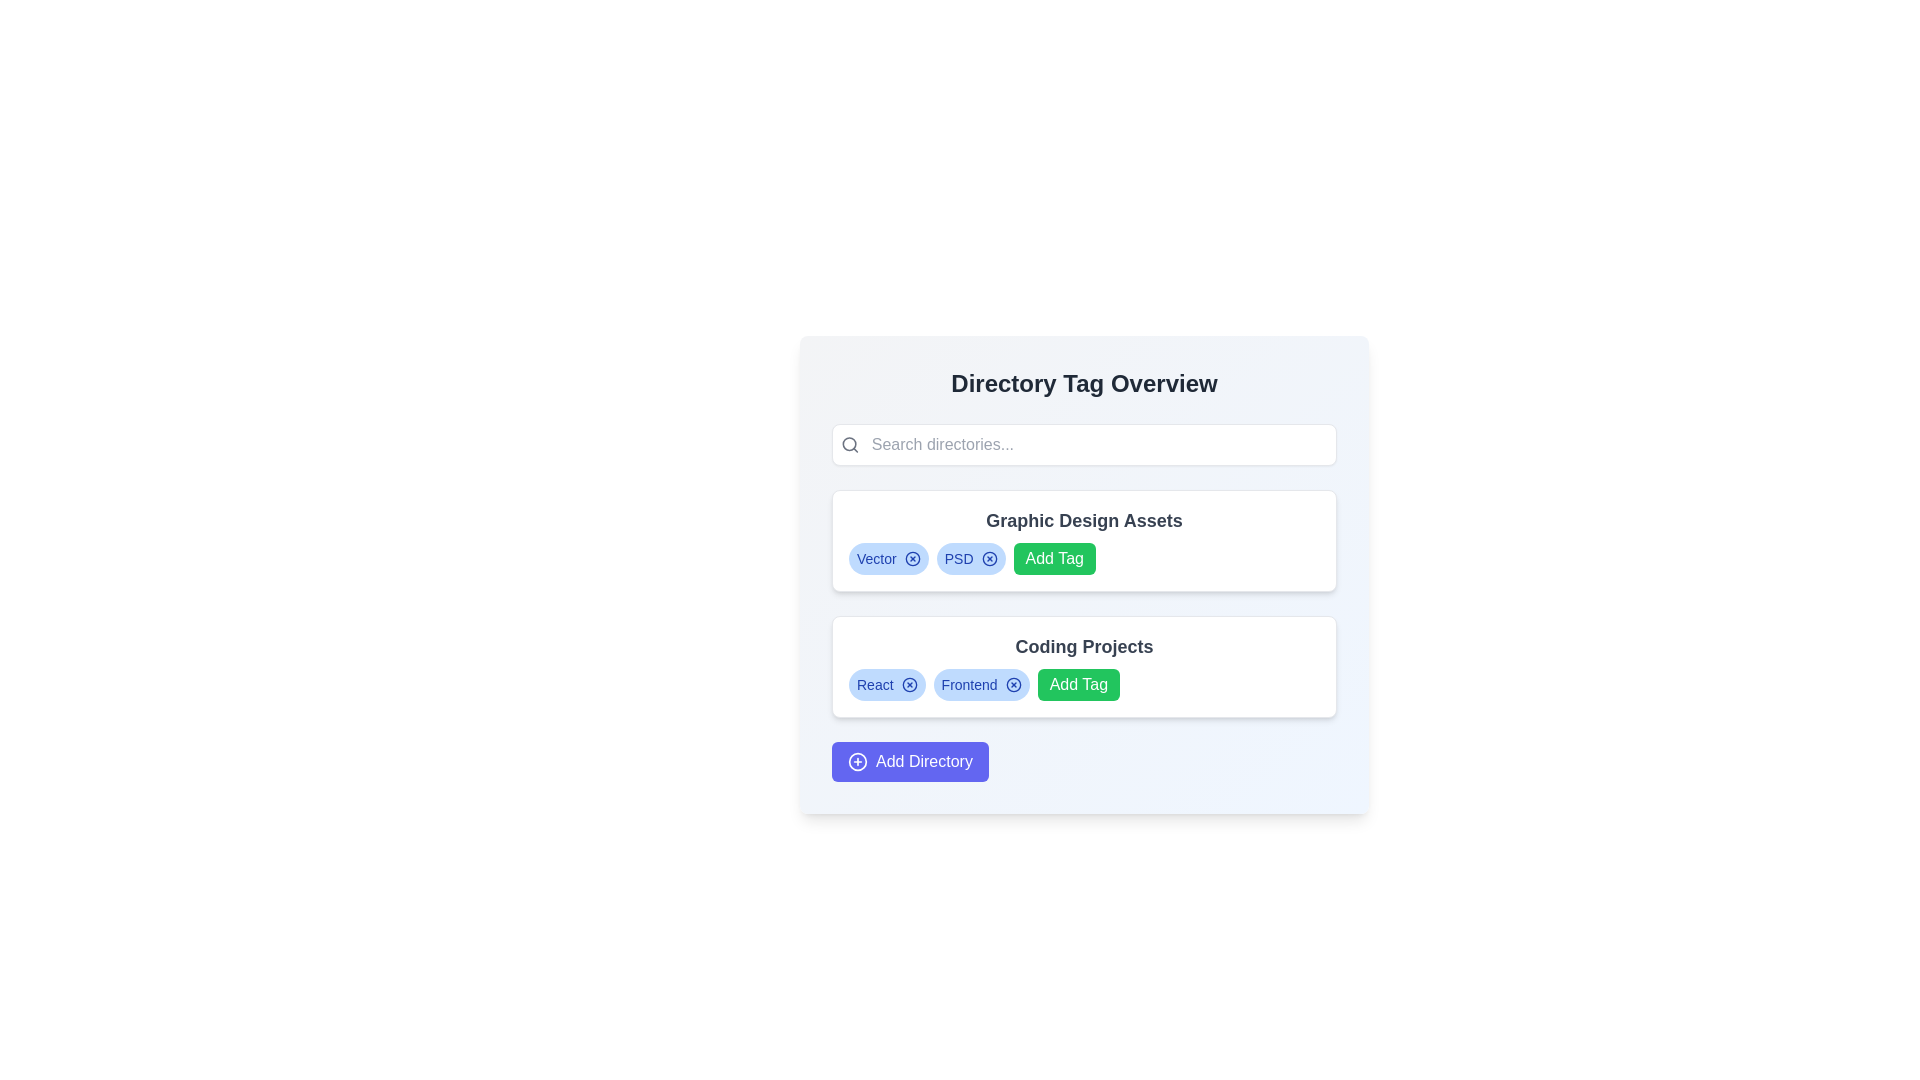 The image size is (1920, 1080). What do you see at coordinates (1083, 574) in the screenshot?
I see `the green 'Add Tag' button with white text, located in the 'Graphic Design Assets' section under 'Directory Tag Overview'` at bounding box center [1083, 574].